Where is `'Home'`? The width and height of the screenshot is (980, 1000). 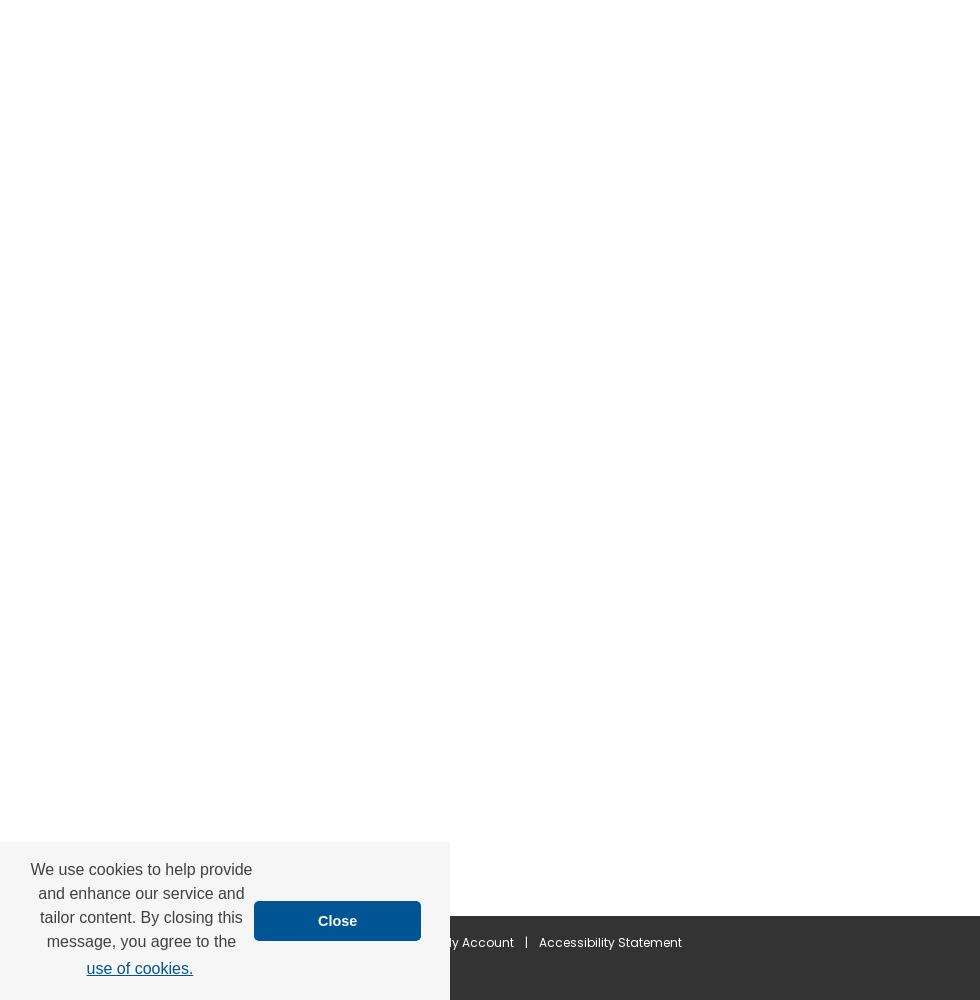 'Home' is located at coordinates (289, 941).